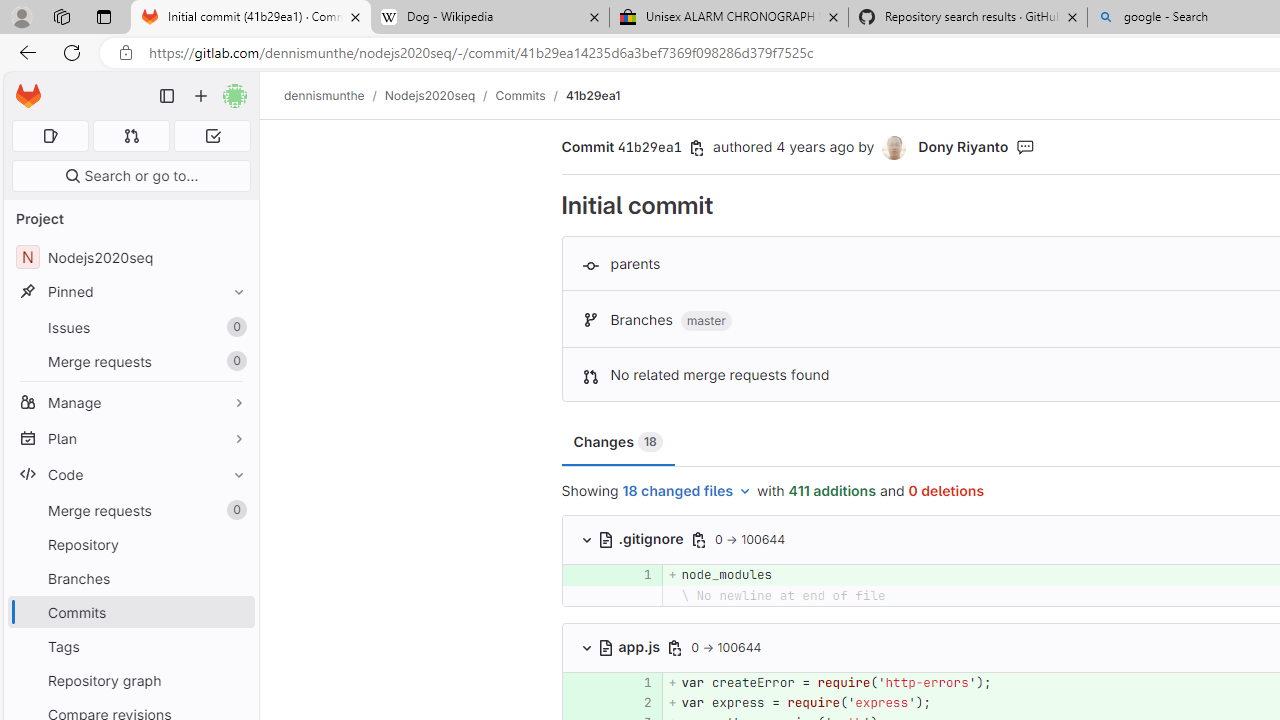  What do you see at coordinates (130, 679) in the screenshot?
I see `'Repository graph'` at bounding box center [130, 679].